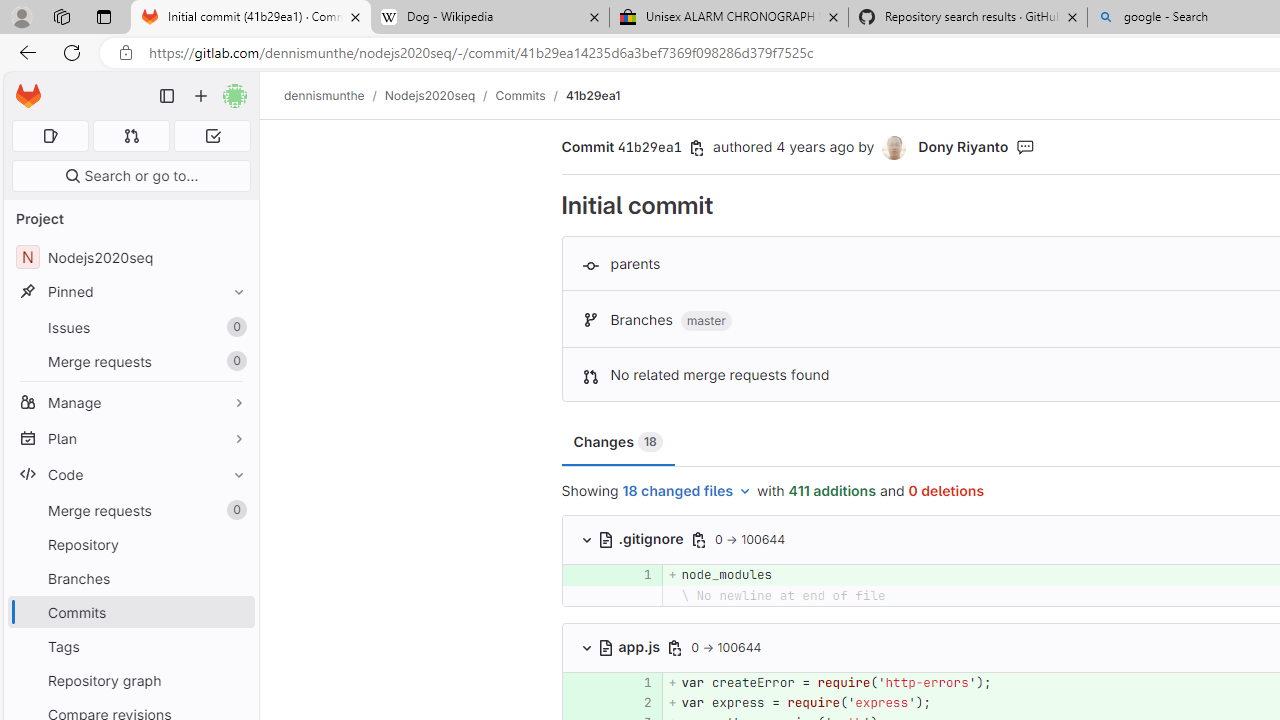  What do you see at coordinates (130, 679) in the screenshot?
I see `'Repository graph'` at bounding box center [130, 679].